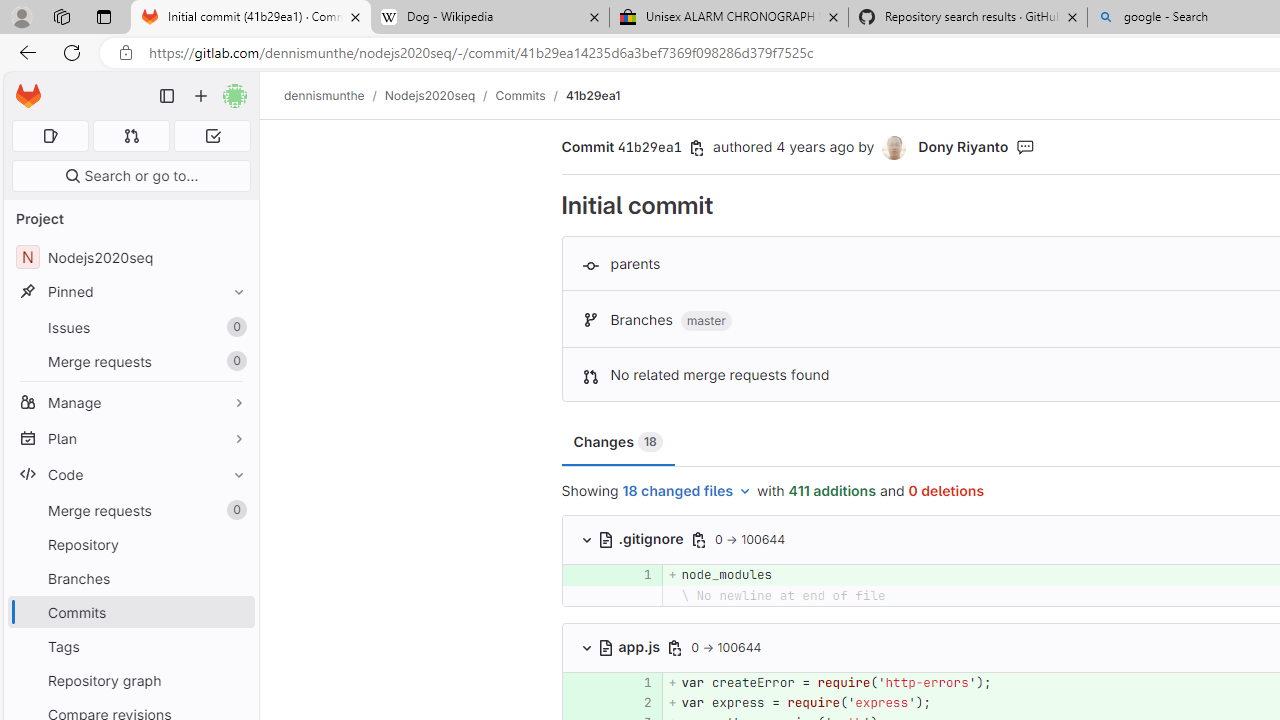  What do you see at coordinates (130, 679) in the screenshot?
I see `'Repository graph'` at bounding box center [130, 679].